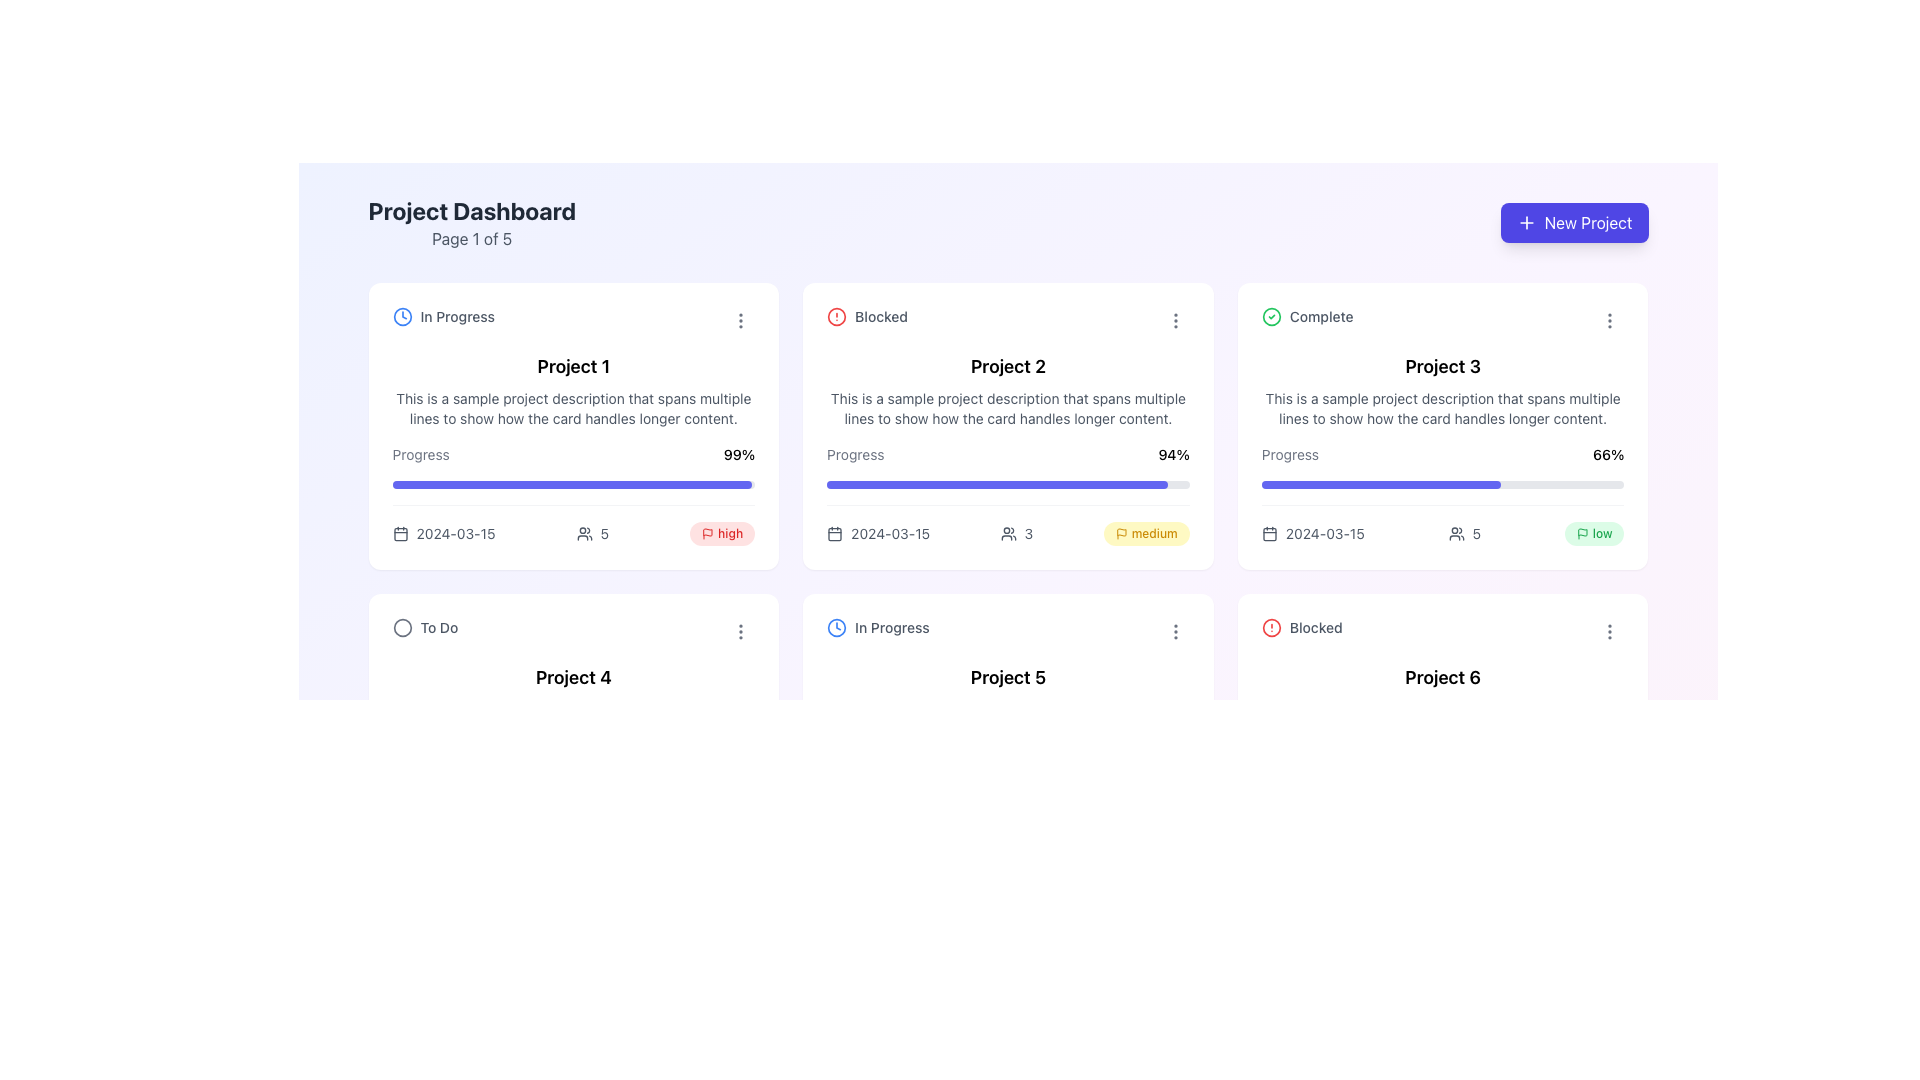 Image resolution: width=1920 pixels, height=1080 pixels. Describe the element at coordinates (471, 211) in the screenshot. I see `the static text header titled 'Project Dashboard', which is a large, bold text located prominently at the top left of the interface` at that location.